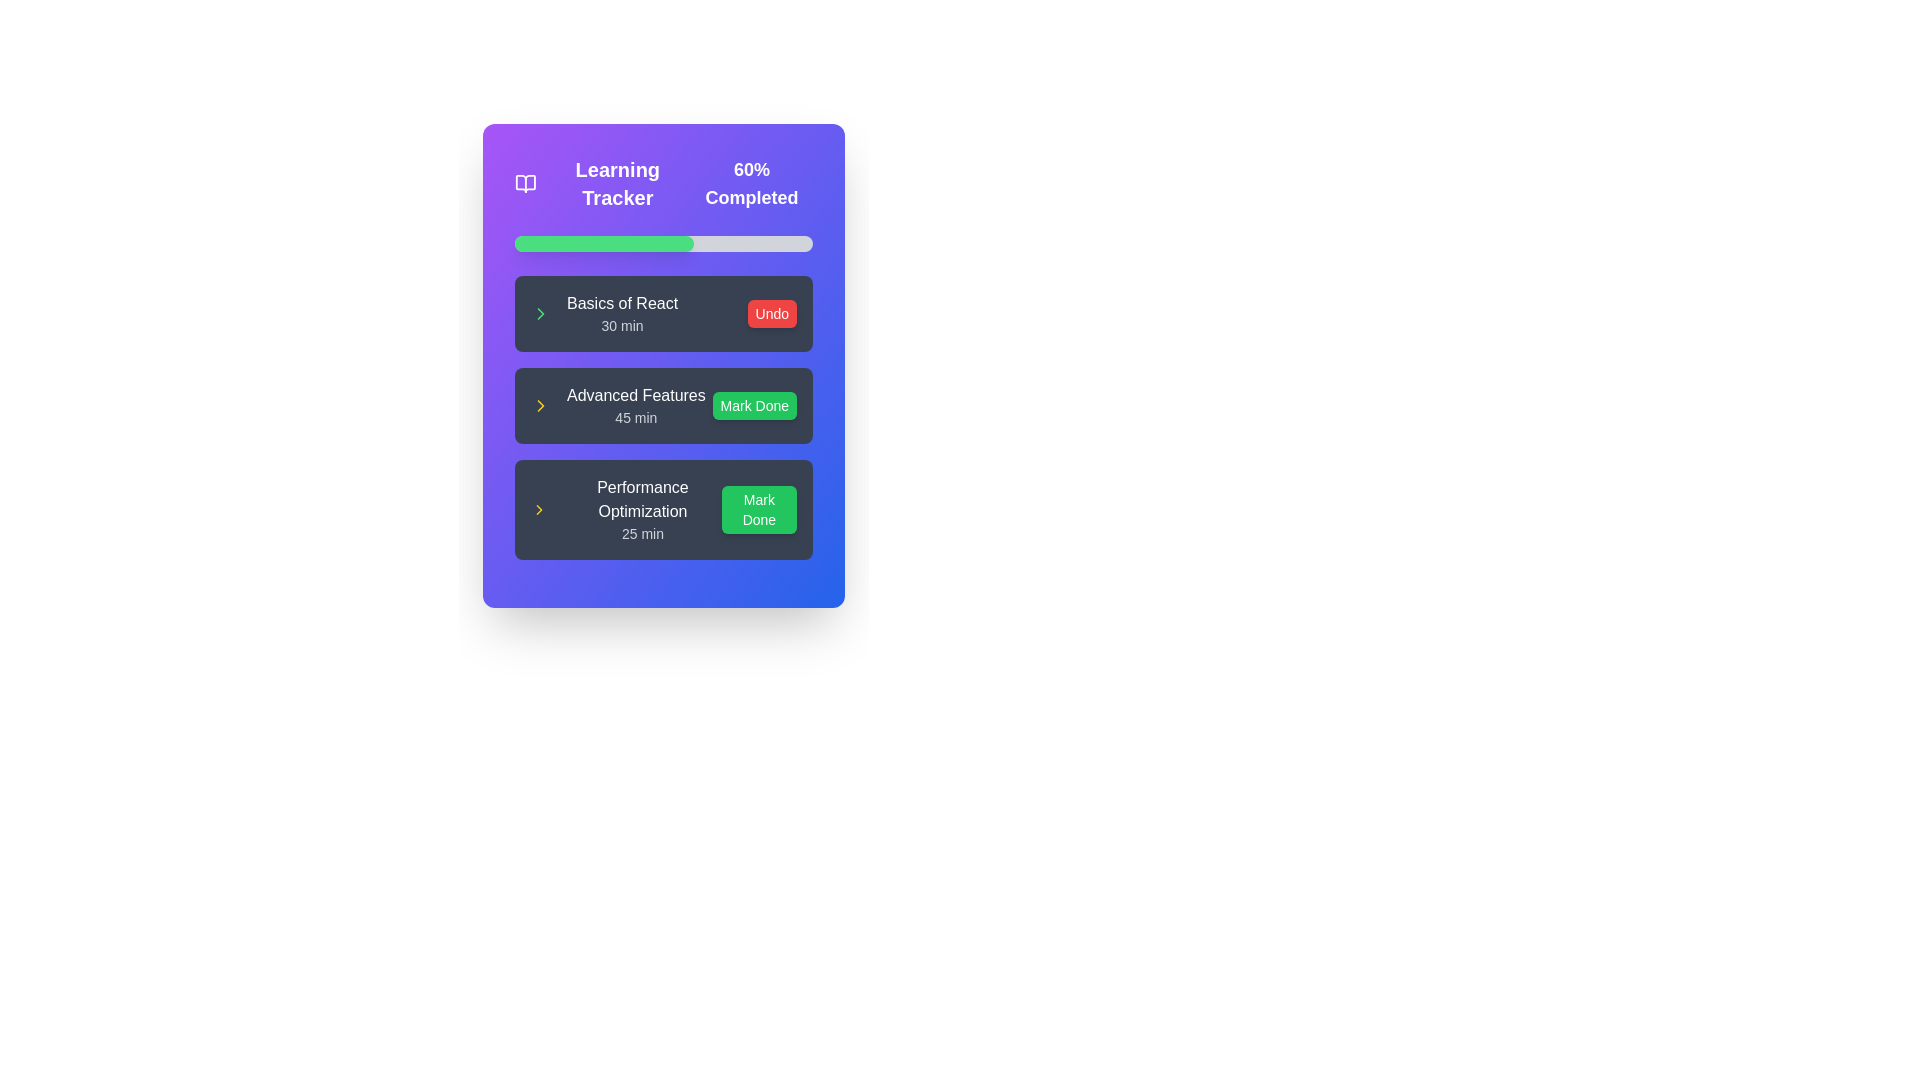  What do you see at coordinates (539, 508) in the screenshot?
I see `the yellow right-pointing arrow icon button located on the left side of the 'Performance Optimization' card, which is the third card in the vertical list of learning topics` at bounding box center [539, 508].